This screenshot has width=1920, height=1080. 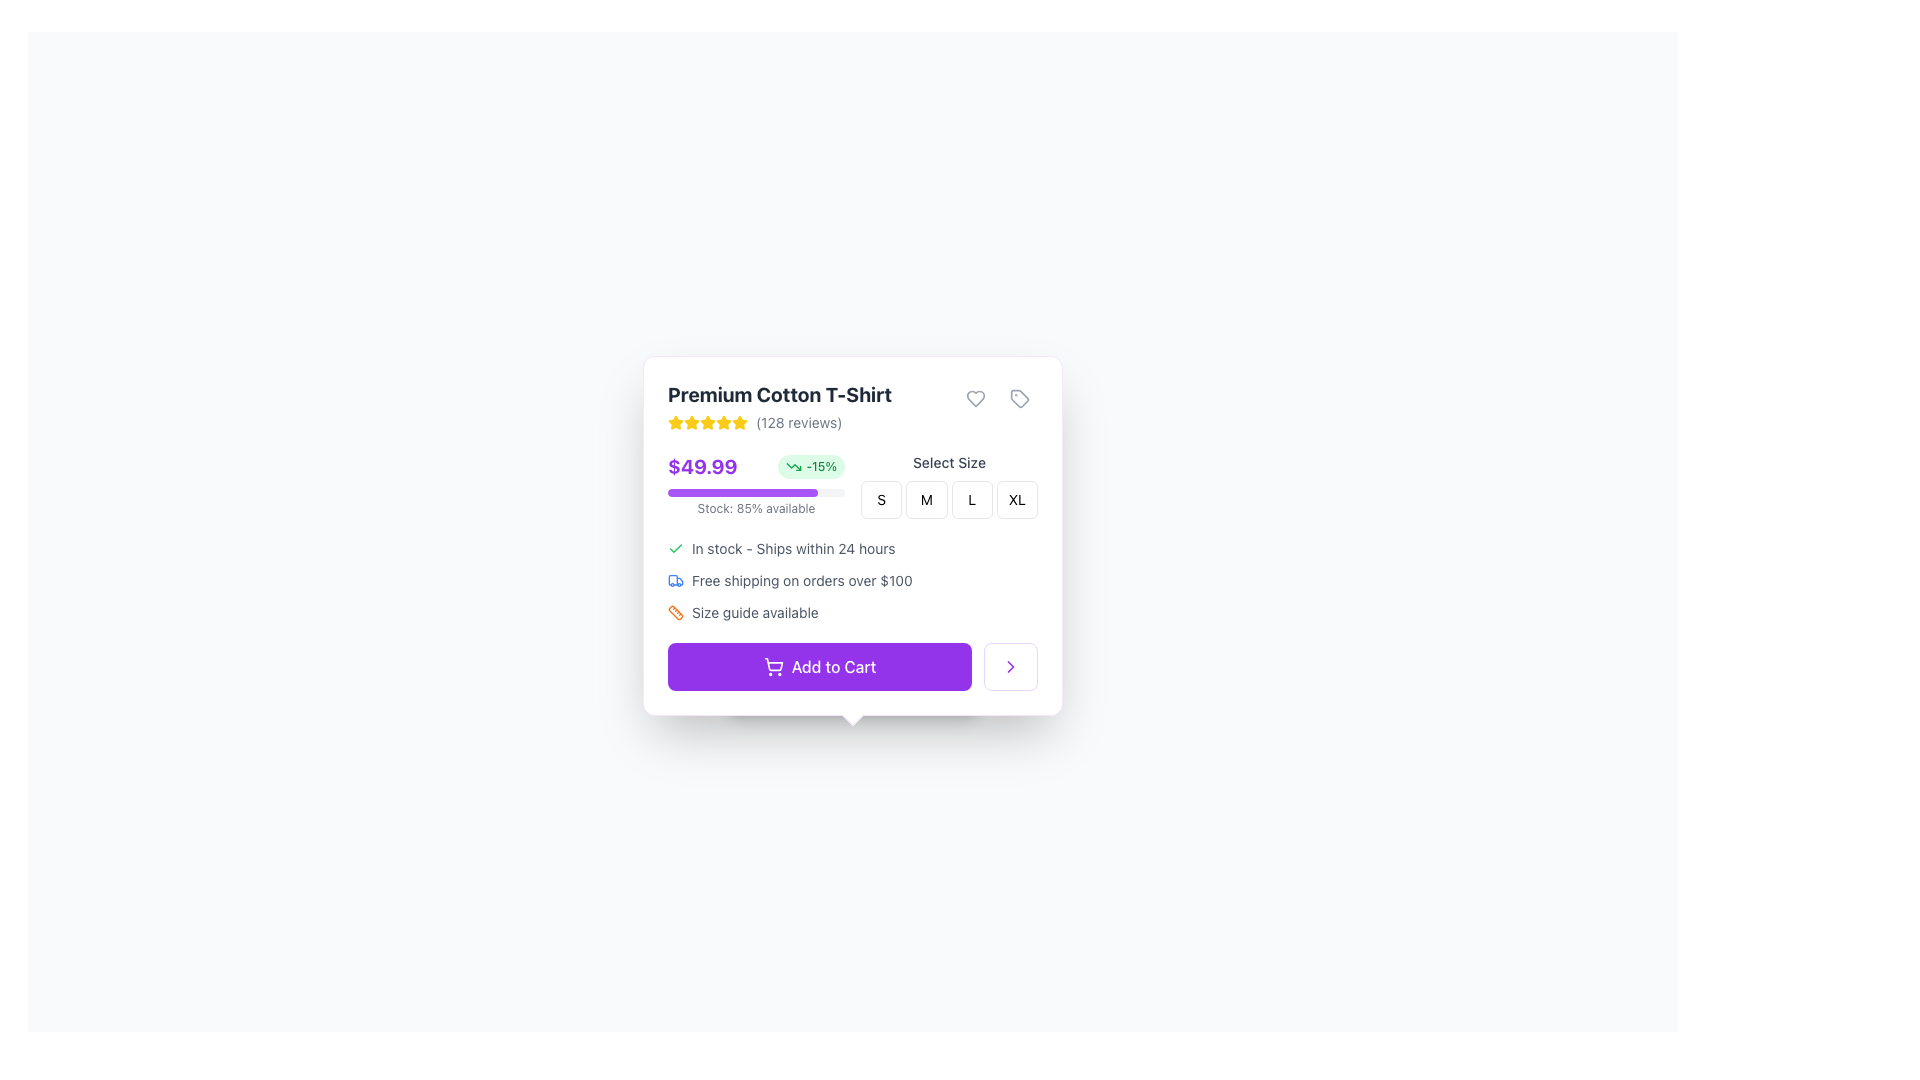 I want to click on one of the size buttons (S, M, L, XL) in the grouped selectable button set located in the right half of the product card interface, below the price and stock information, so click(x=948, y=486).